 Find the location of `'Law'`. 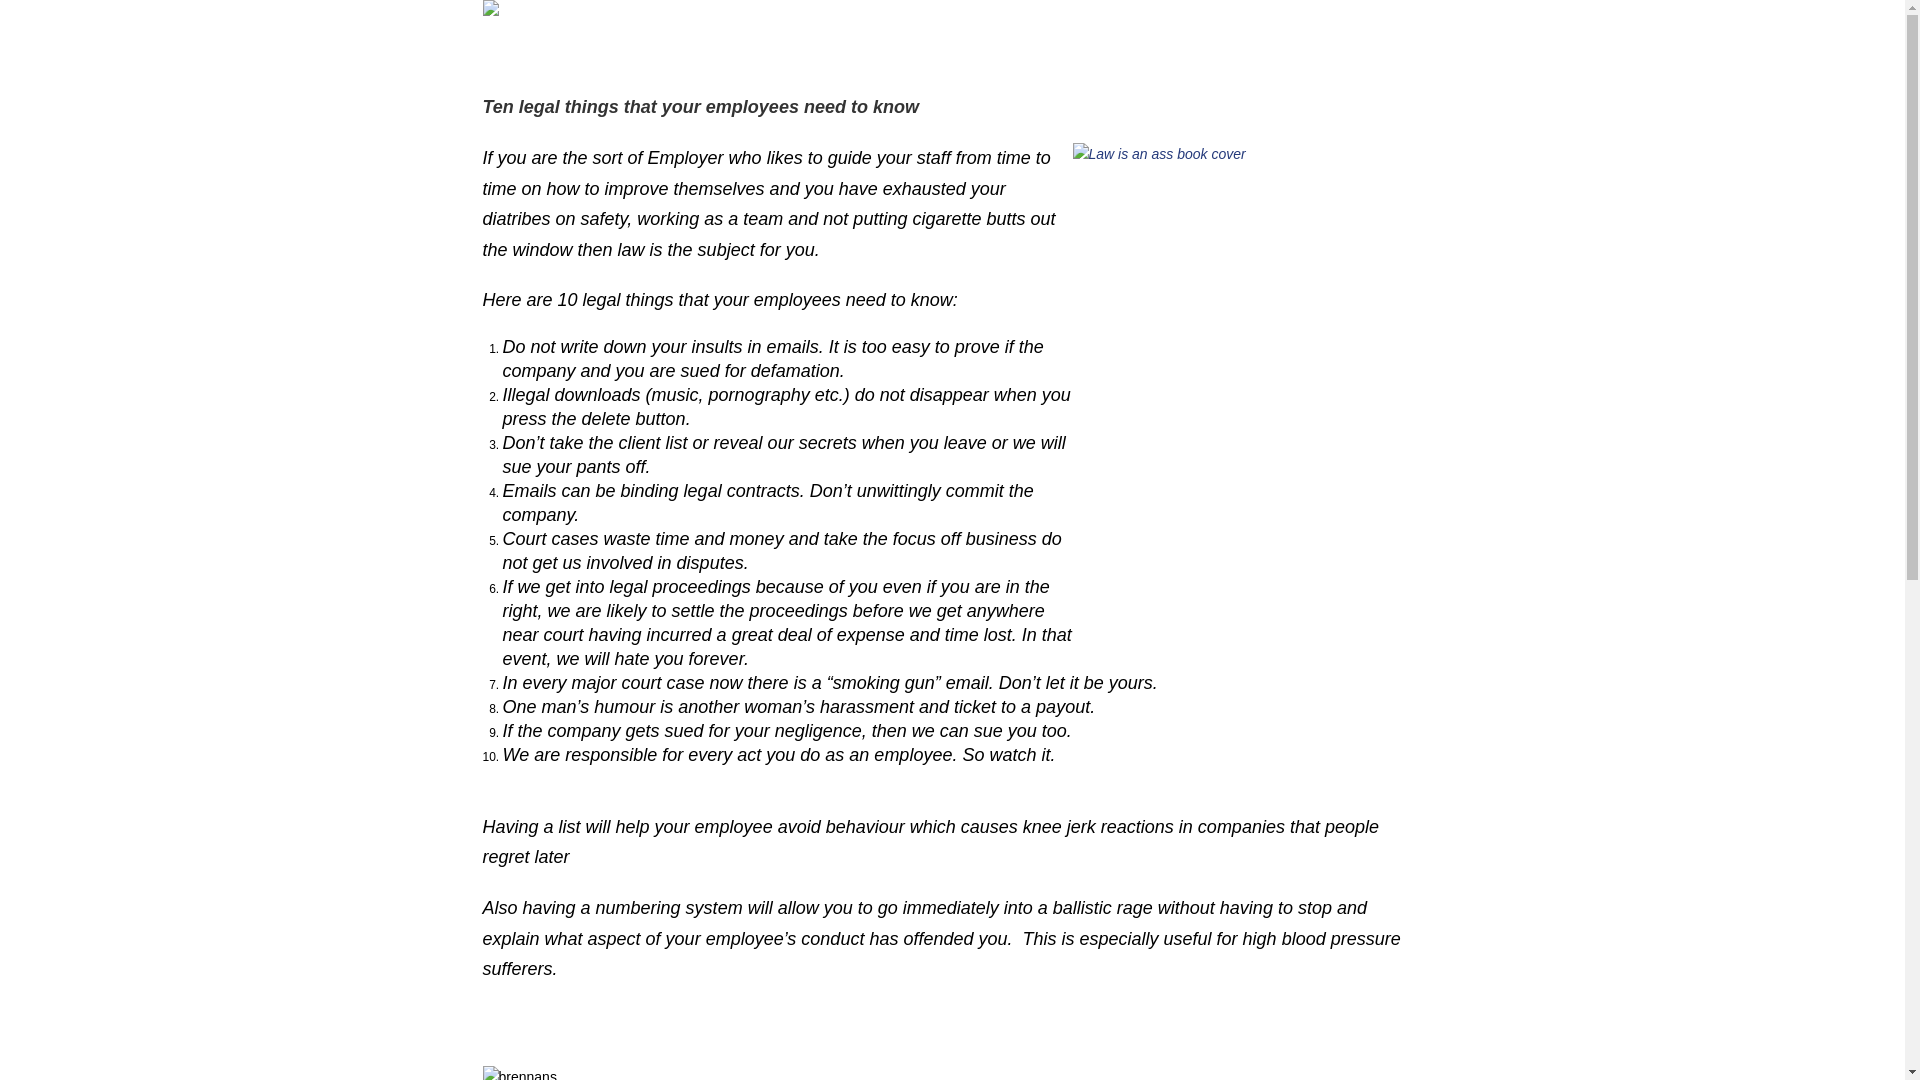

'Law' is located at coordinates (842, 42).